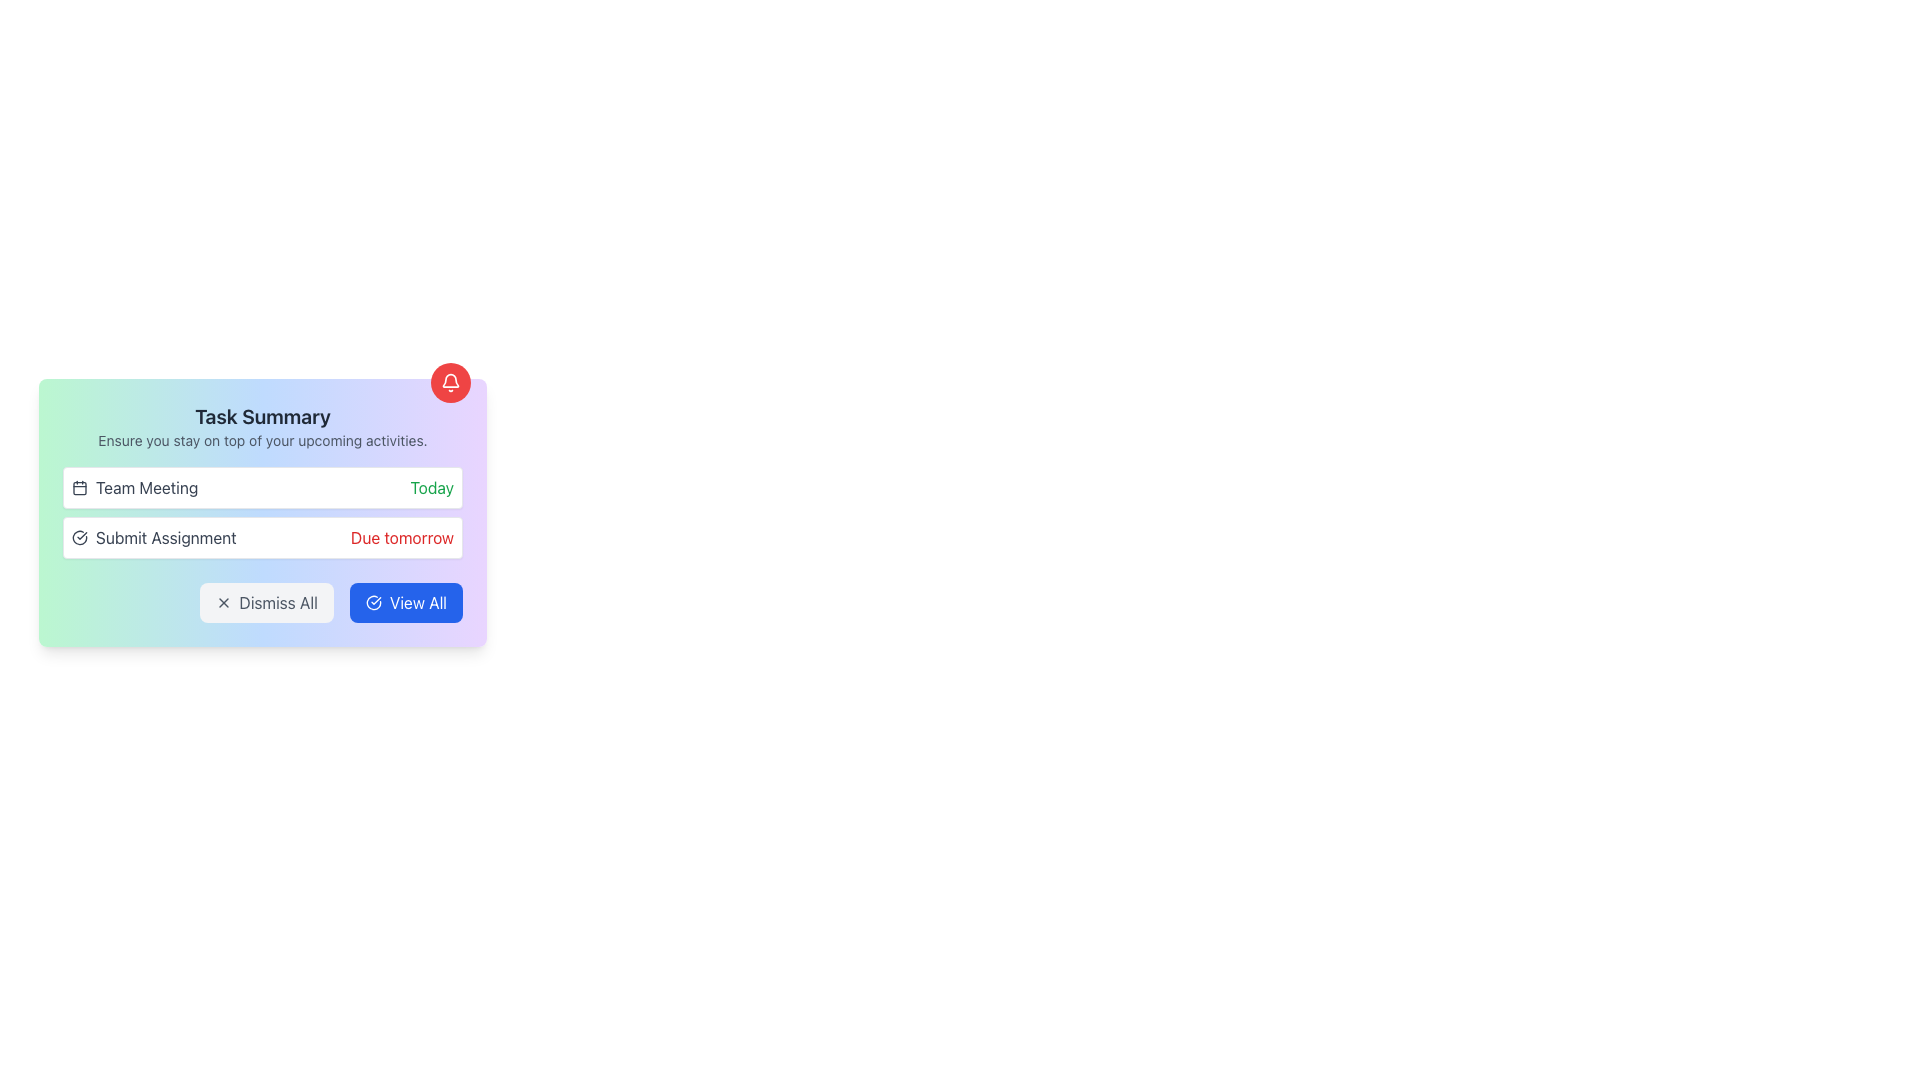 The image size is (1920, 1080). I want to click on the 'Dismiss All' button which has a light gray background and a cross icon, so click(265, 601).